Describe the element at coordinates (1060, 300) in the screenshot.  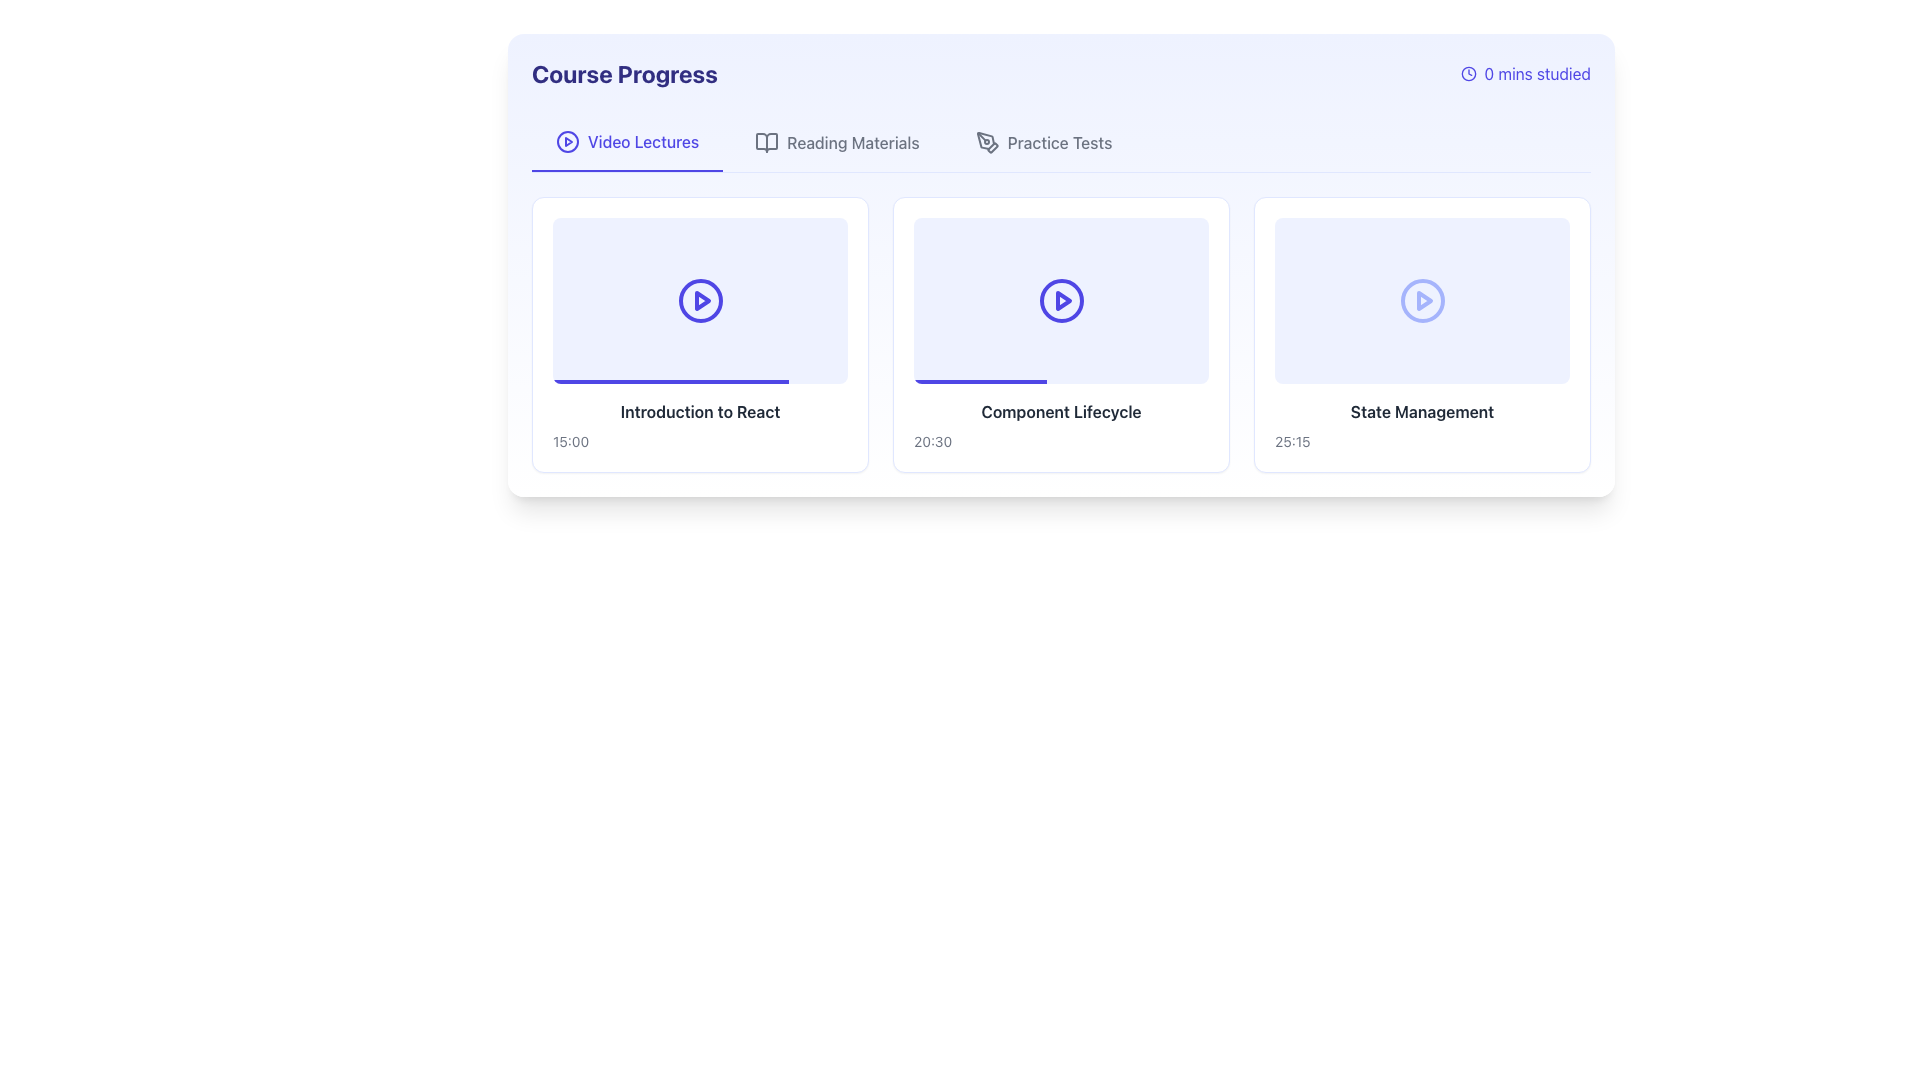
I see `the video thumbnail for 'Component Lifecycle' to play the video` at that location.